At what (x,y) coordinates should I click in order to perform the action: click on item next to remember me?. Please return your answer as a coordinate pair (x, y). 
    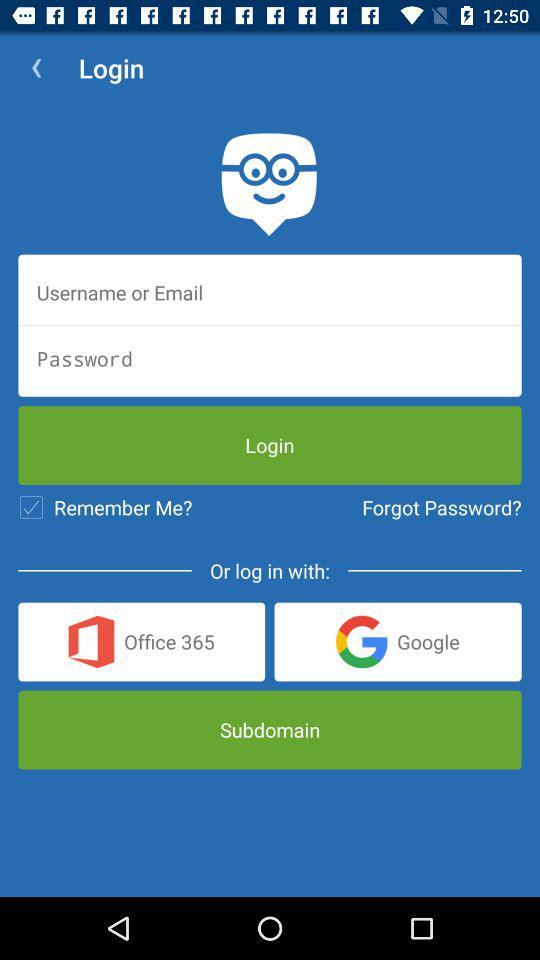
    Looking at the image, I should click on (441, 506).